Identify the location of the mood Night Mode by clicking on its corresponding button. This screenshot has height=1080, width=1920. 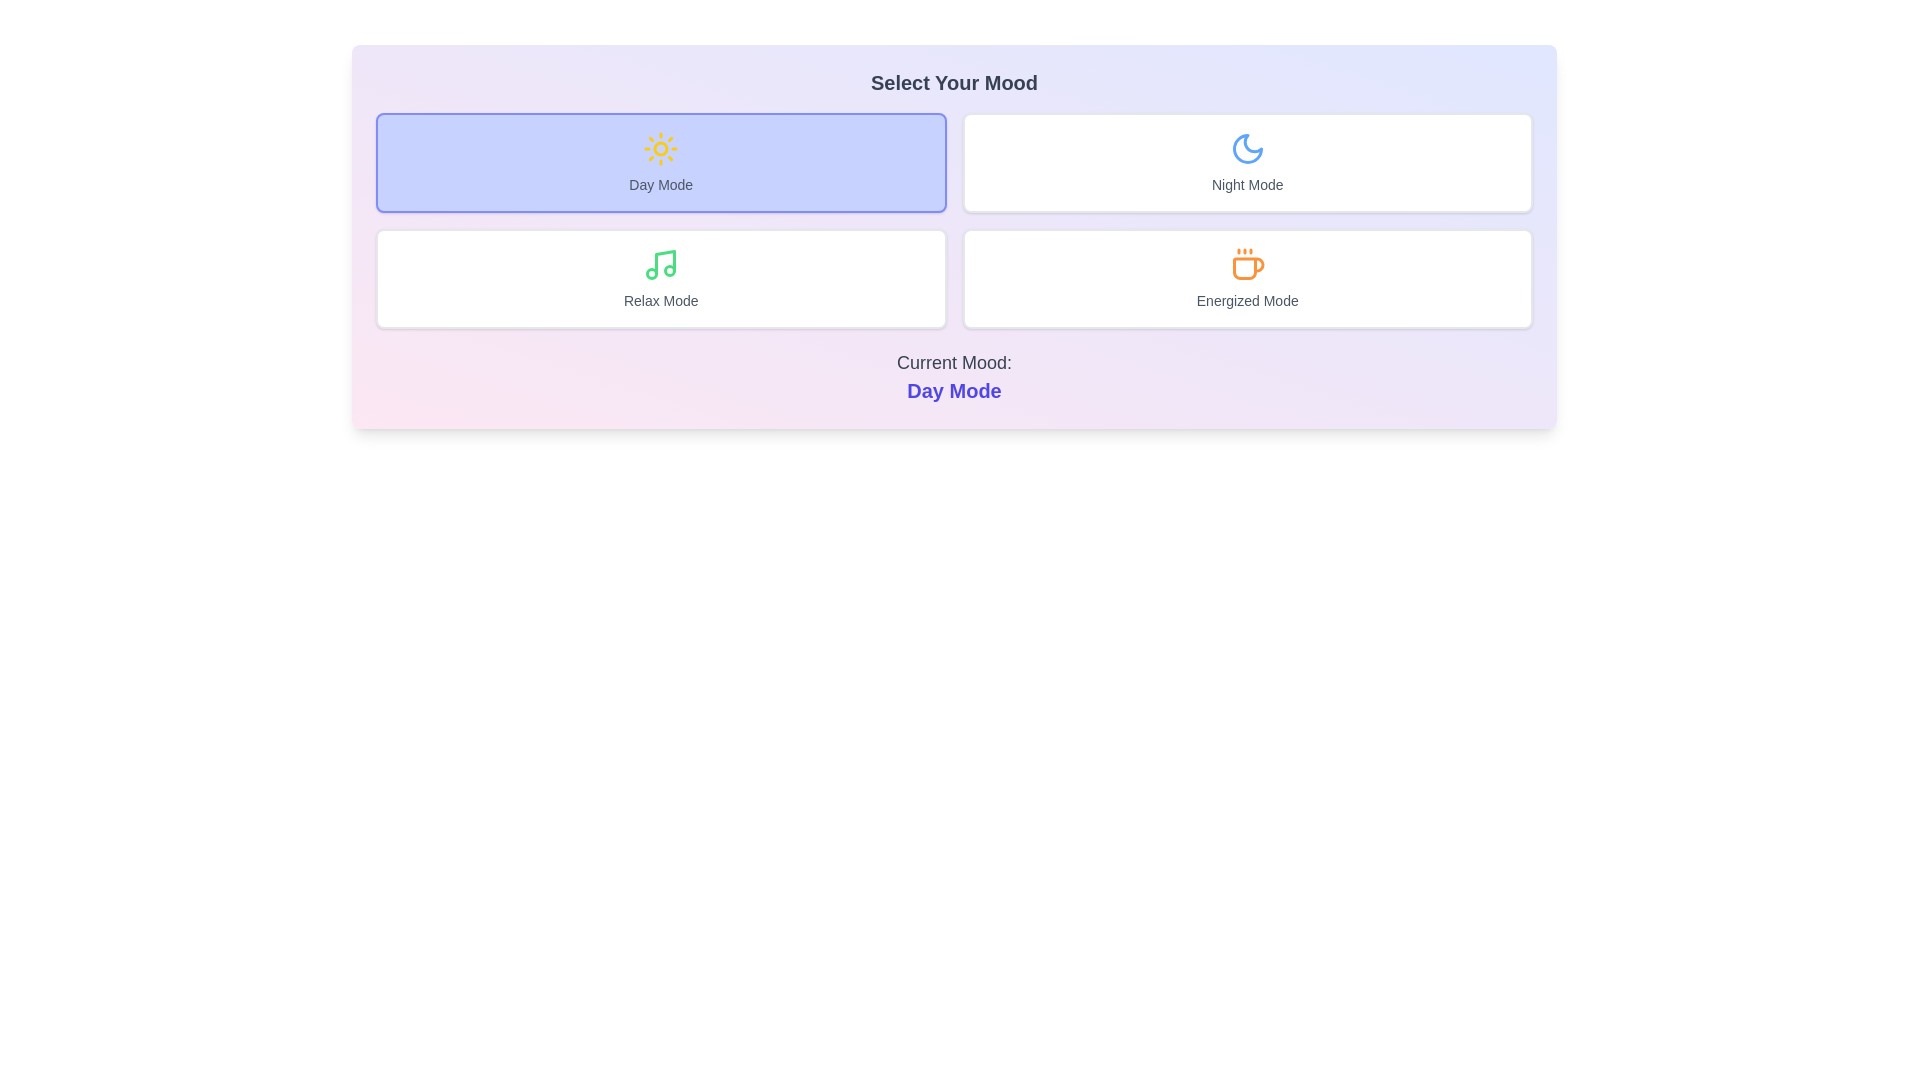
(1246, 161).